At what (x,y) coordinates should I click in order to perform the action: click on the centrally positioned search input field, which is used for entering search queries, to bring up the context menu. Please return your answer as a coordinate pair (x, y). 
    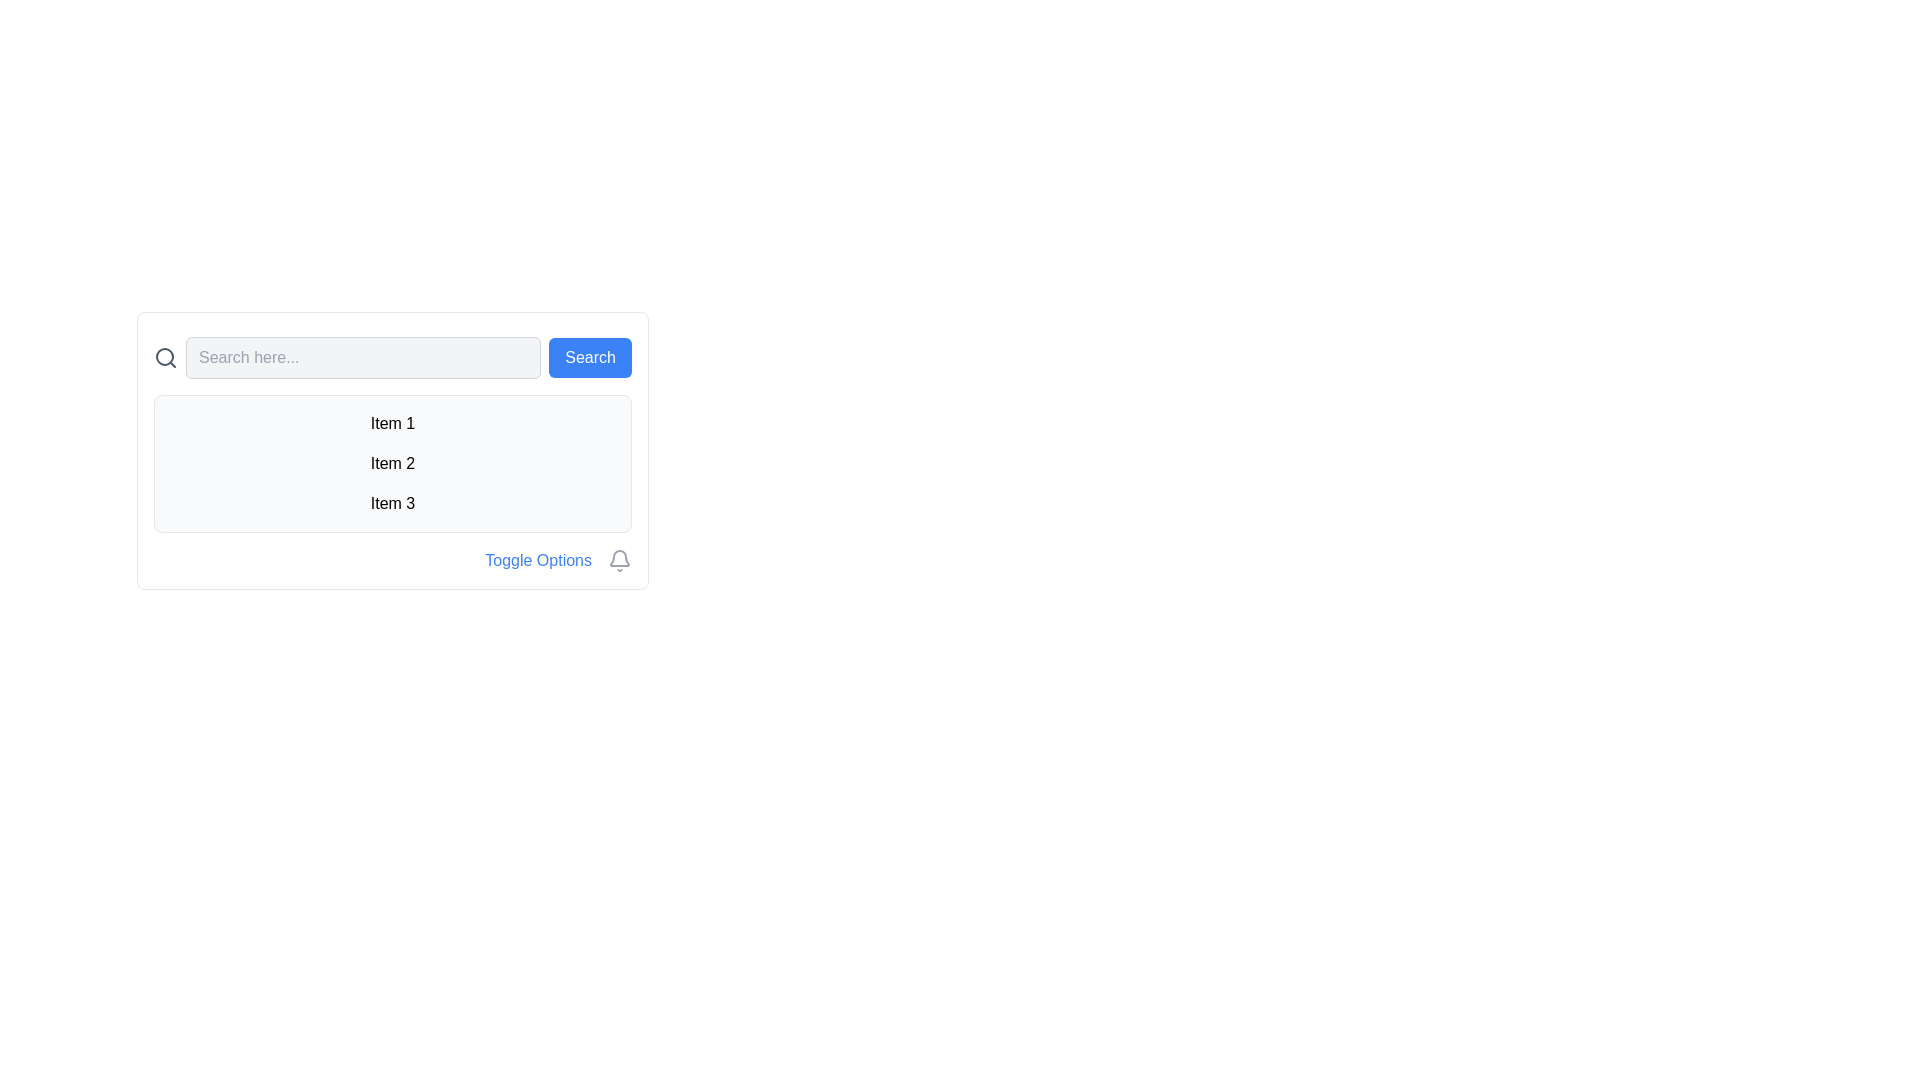
    Looking at the image, I should click on (363, 357).